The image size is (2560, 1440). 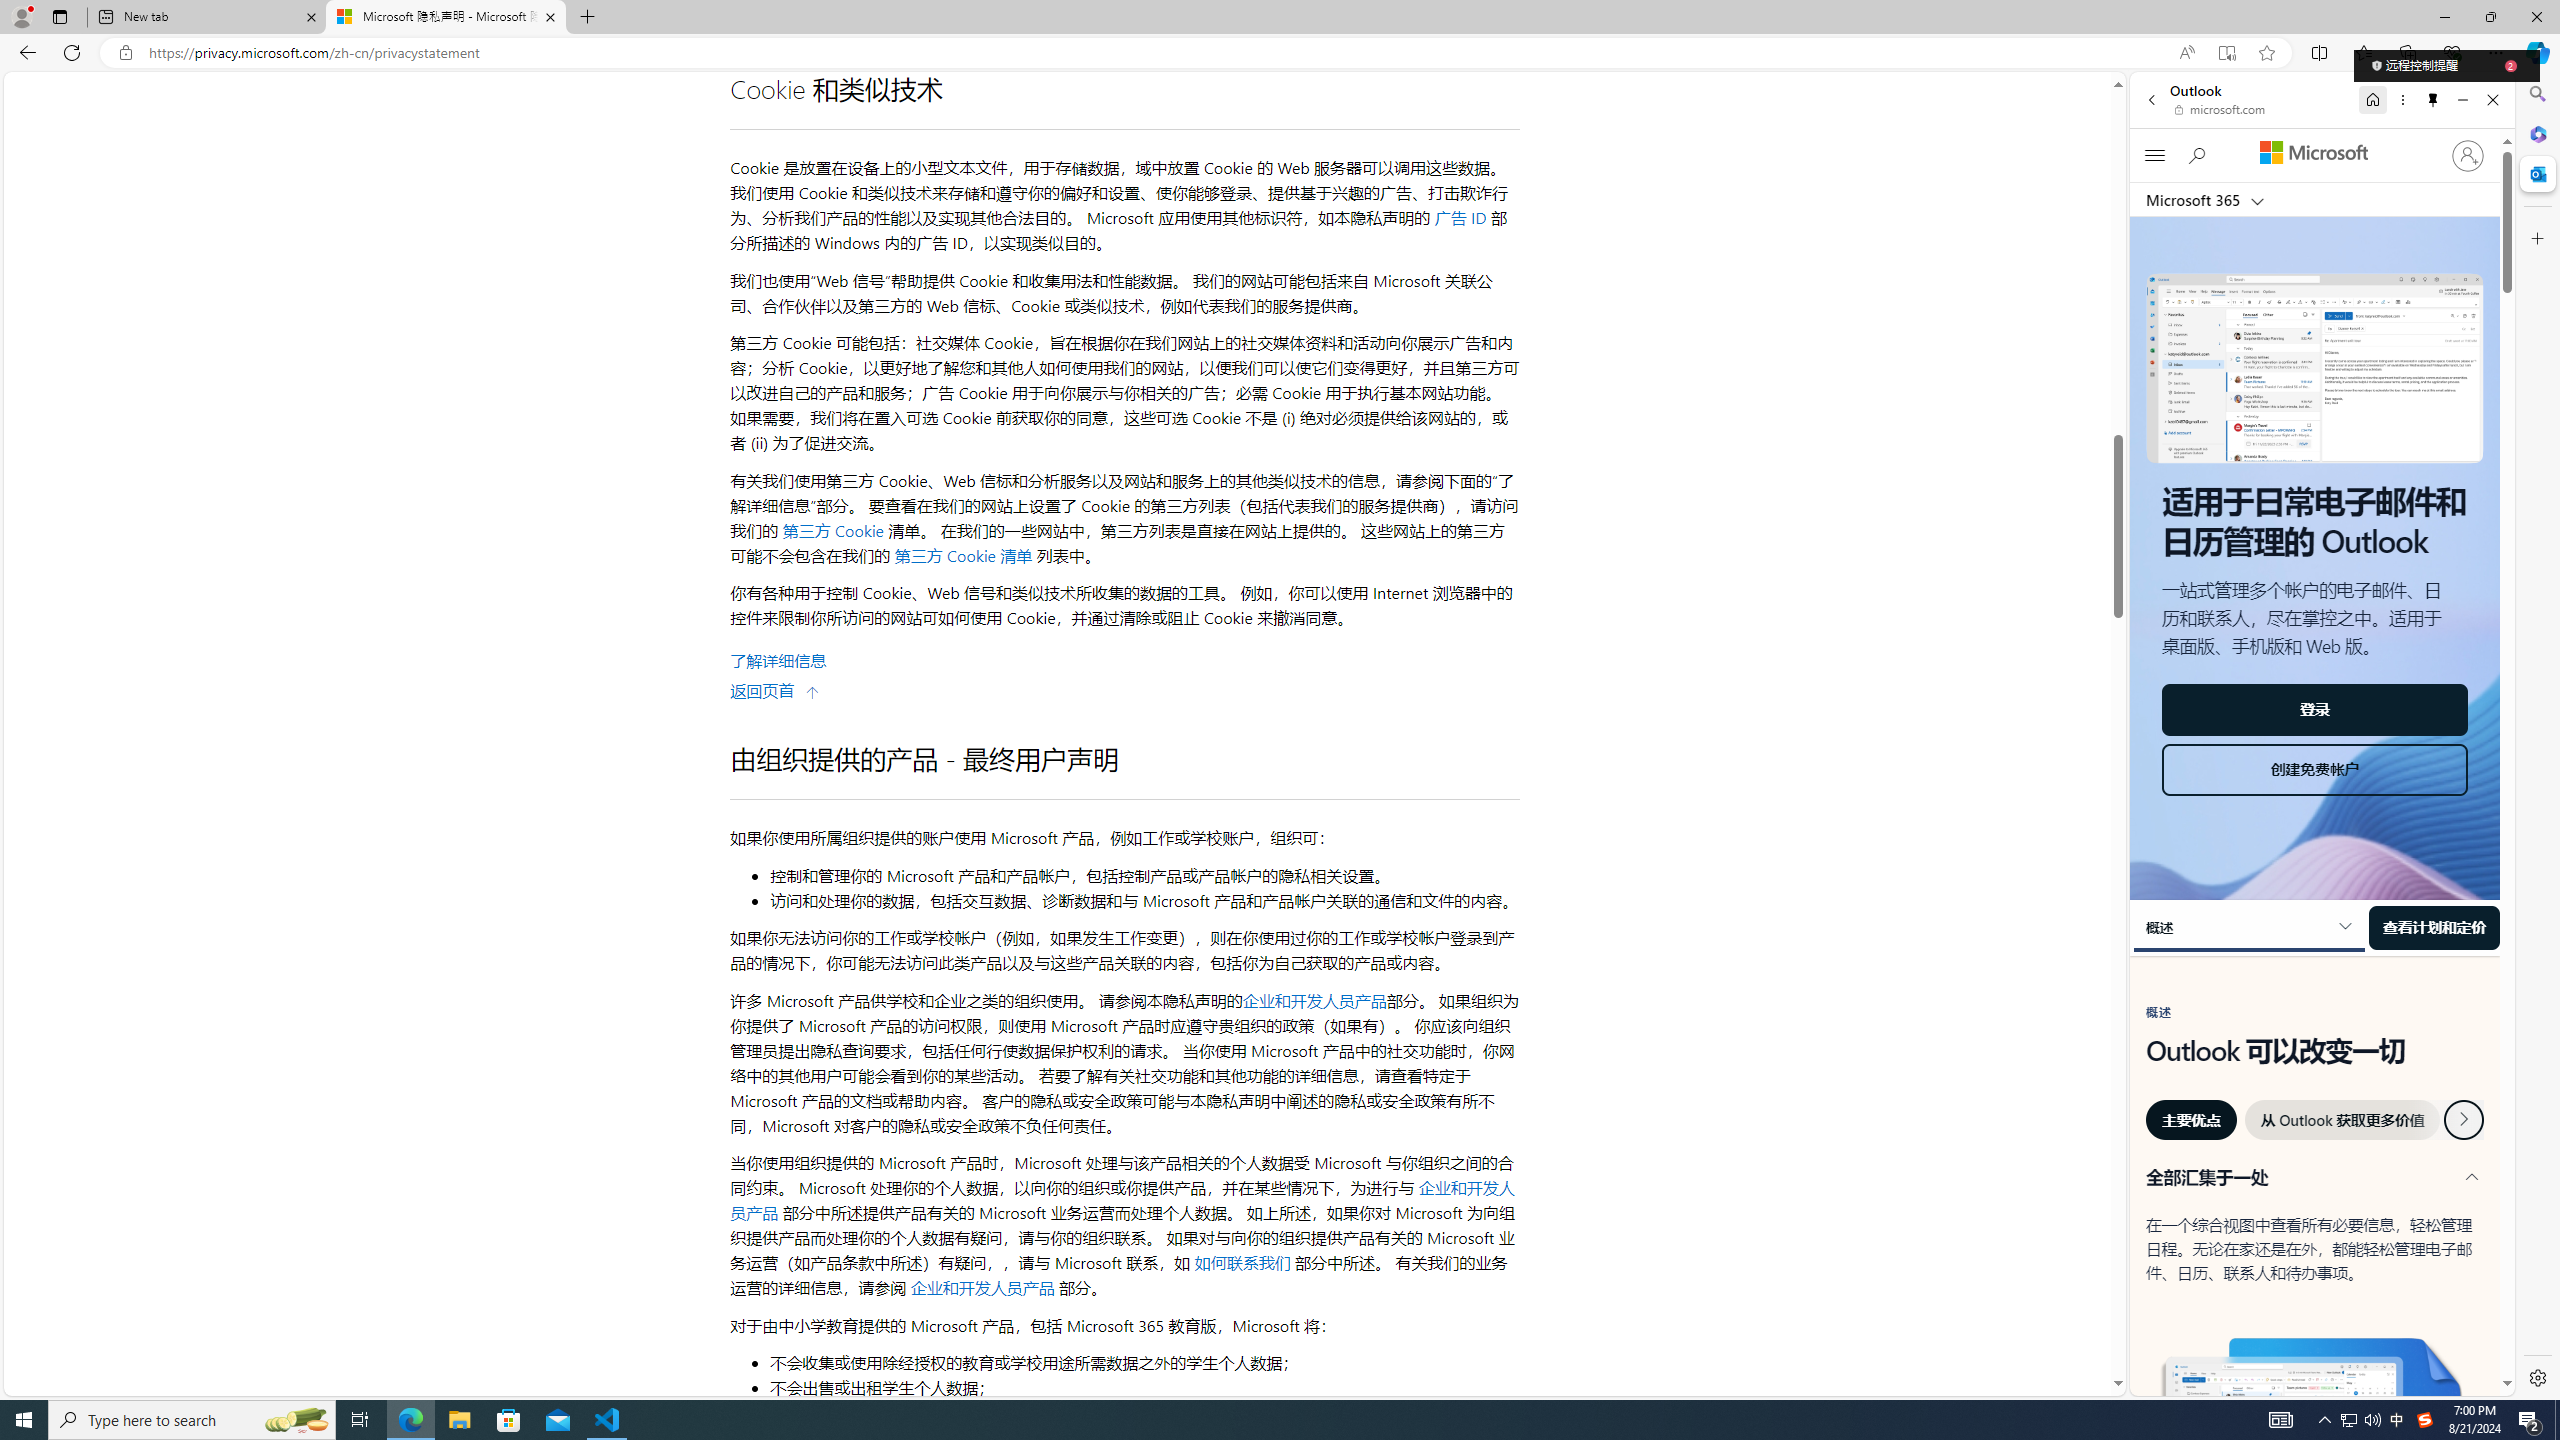 I want to click on 'microsoft.com', so click(x=2221, y=108).